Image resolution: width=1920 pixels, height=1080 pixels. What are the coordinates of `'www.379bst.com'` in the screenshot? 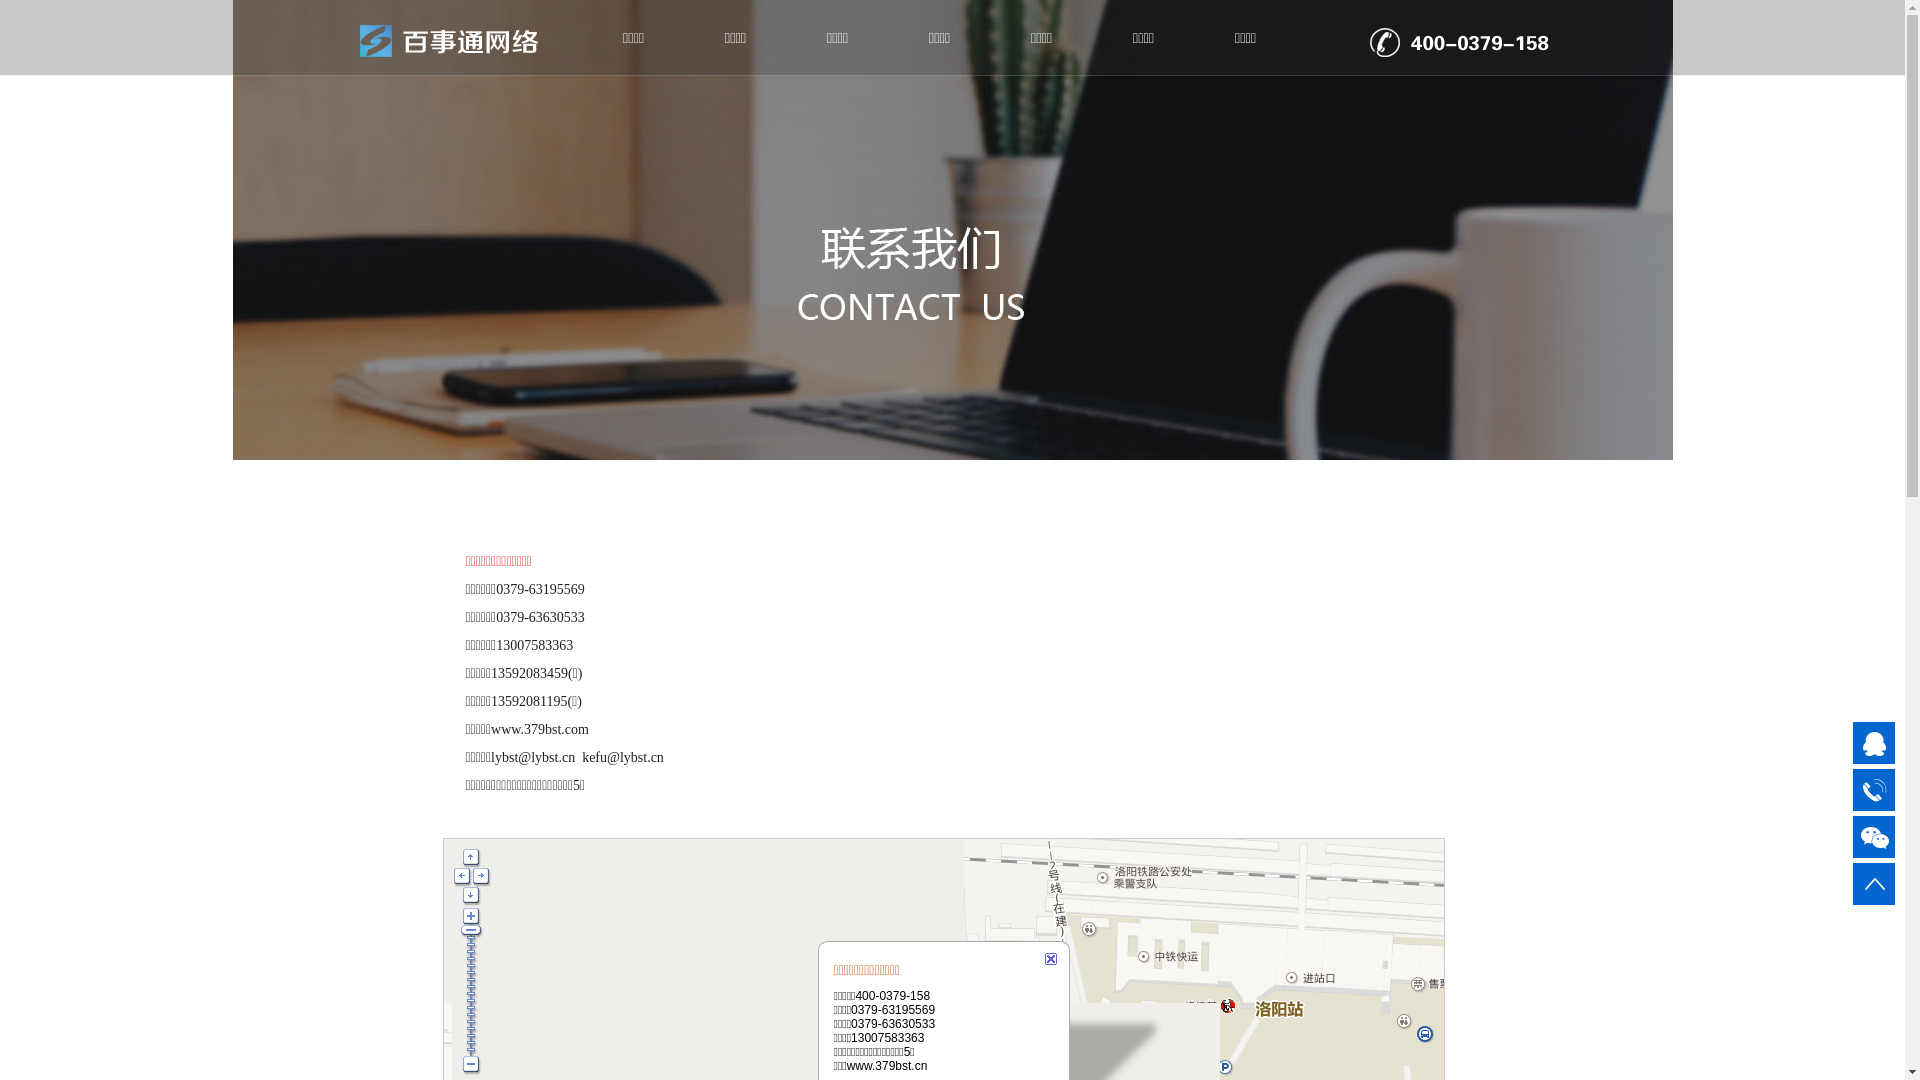 It's located at (539, 729).